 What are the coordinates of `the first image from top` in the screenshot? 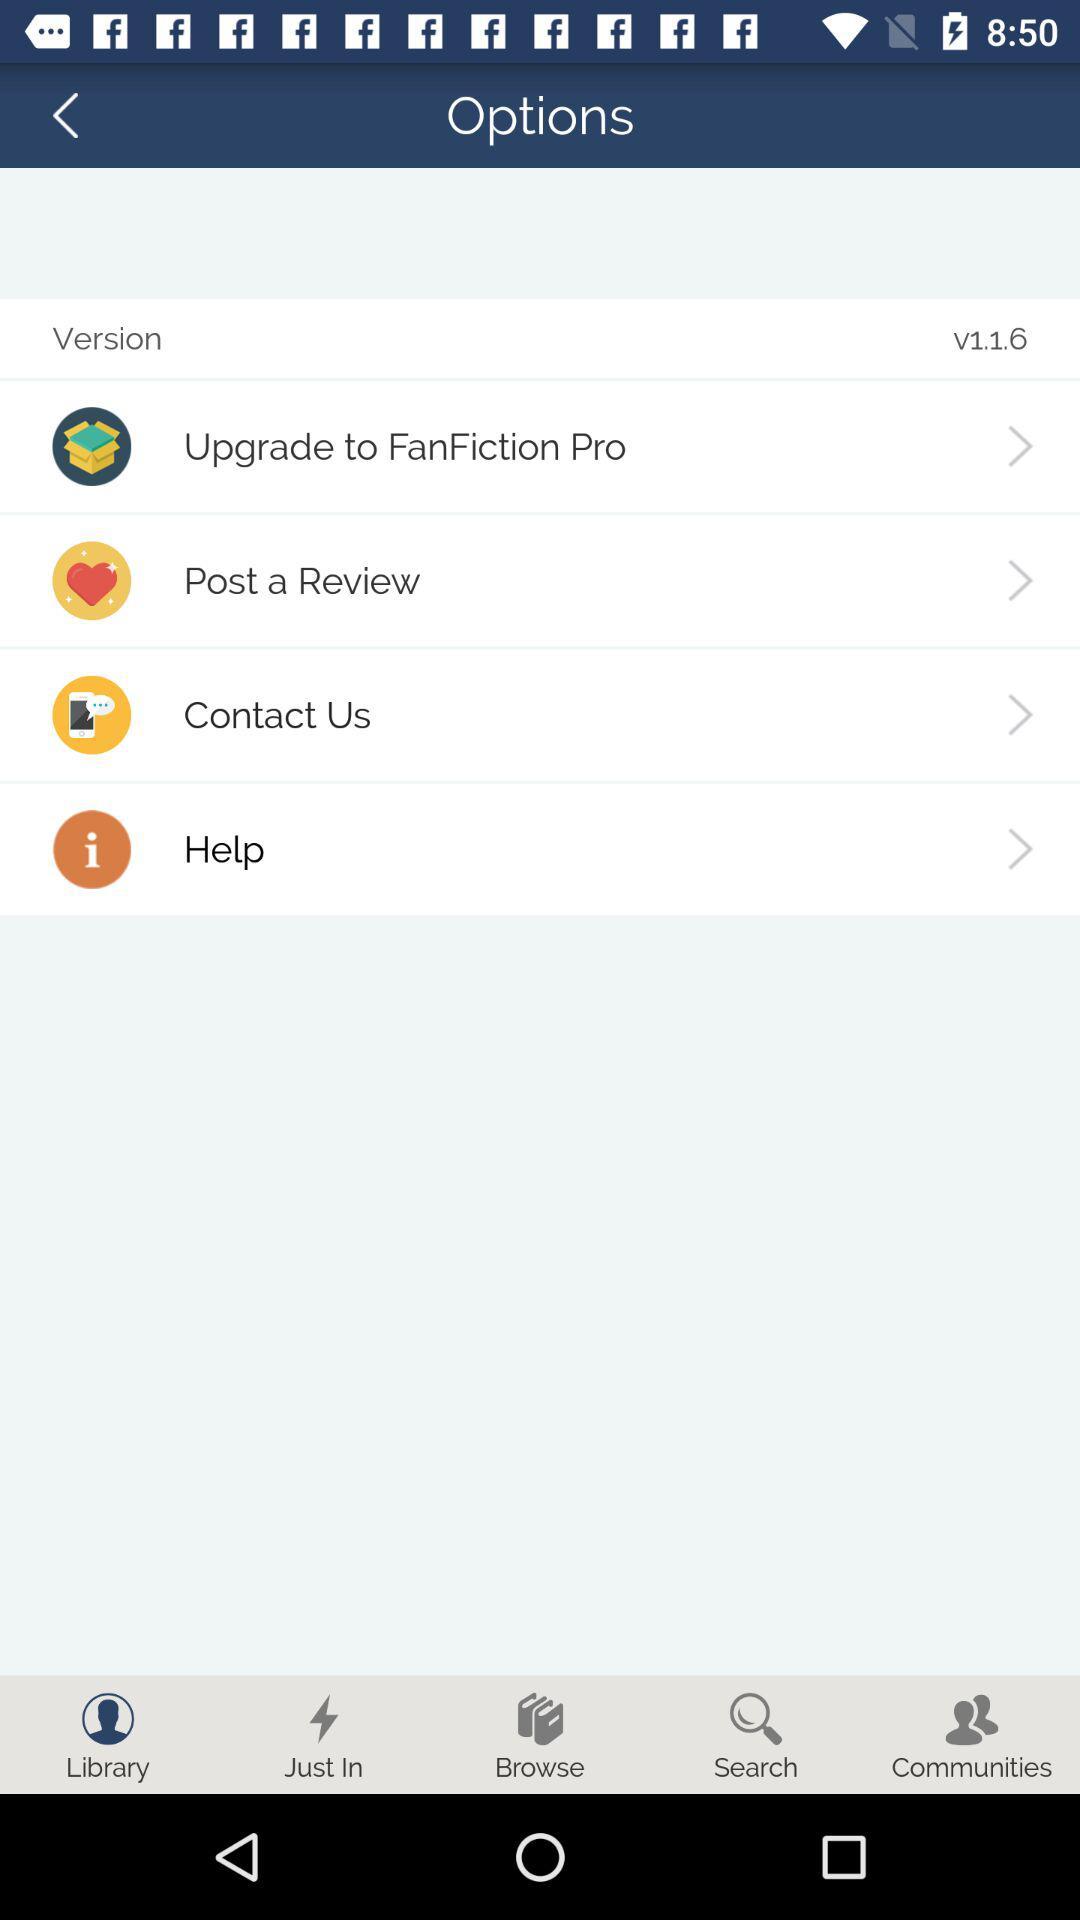 It's located at (92, 445).